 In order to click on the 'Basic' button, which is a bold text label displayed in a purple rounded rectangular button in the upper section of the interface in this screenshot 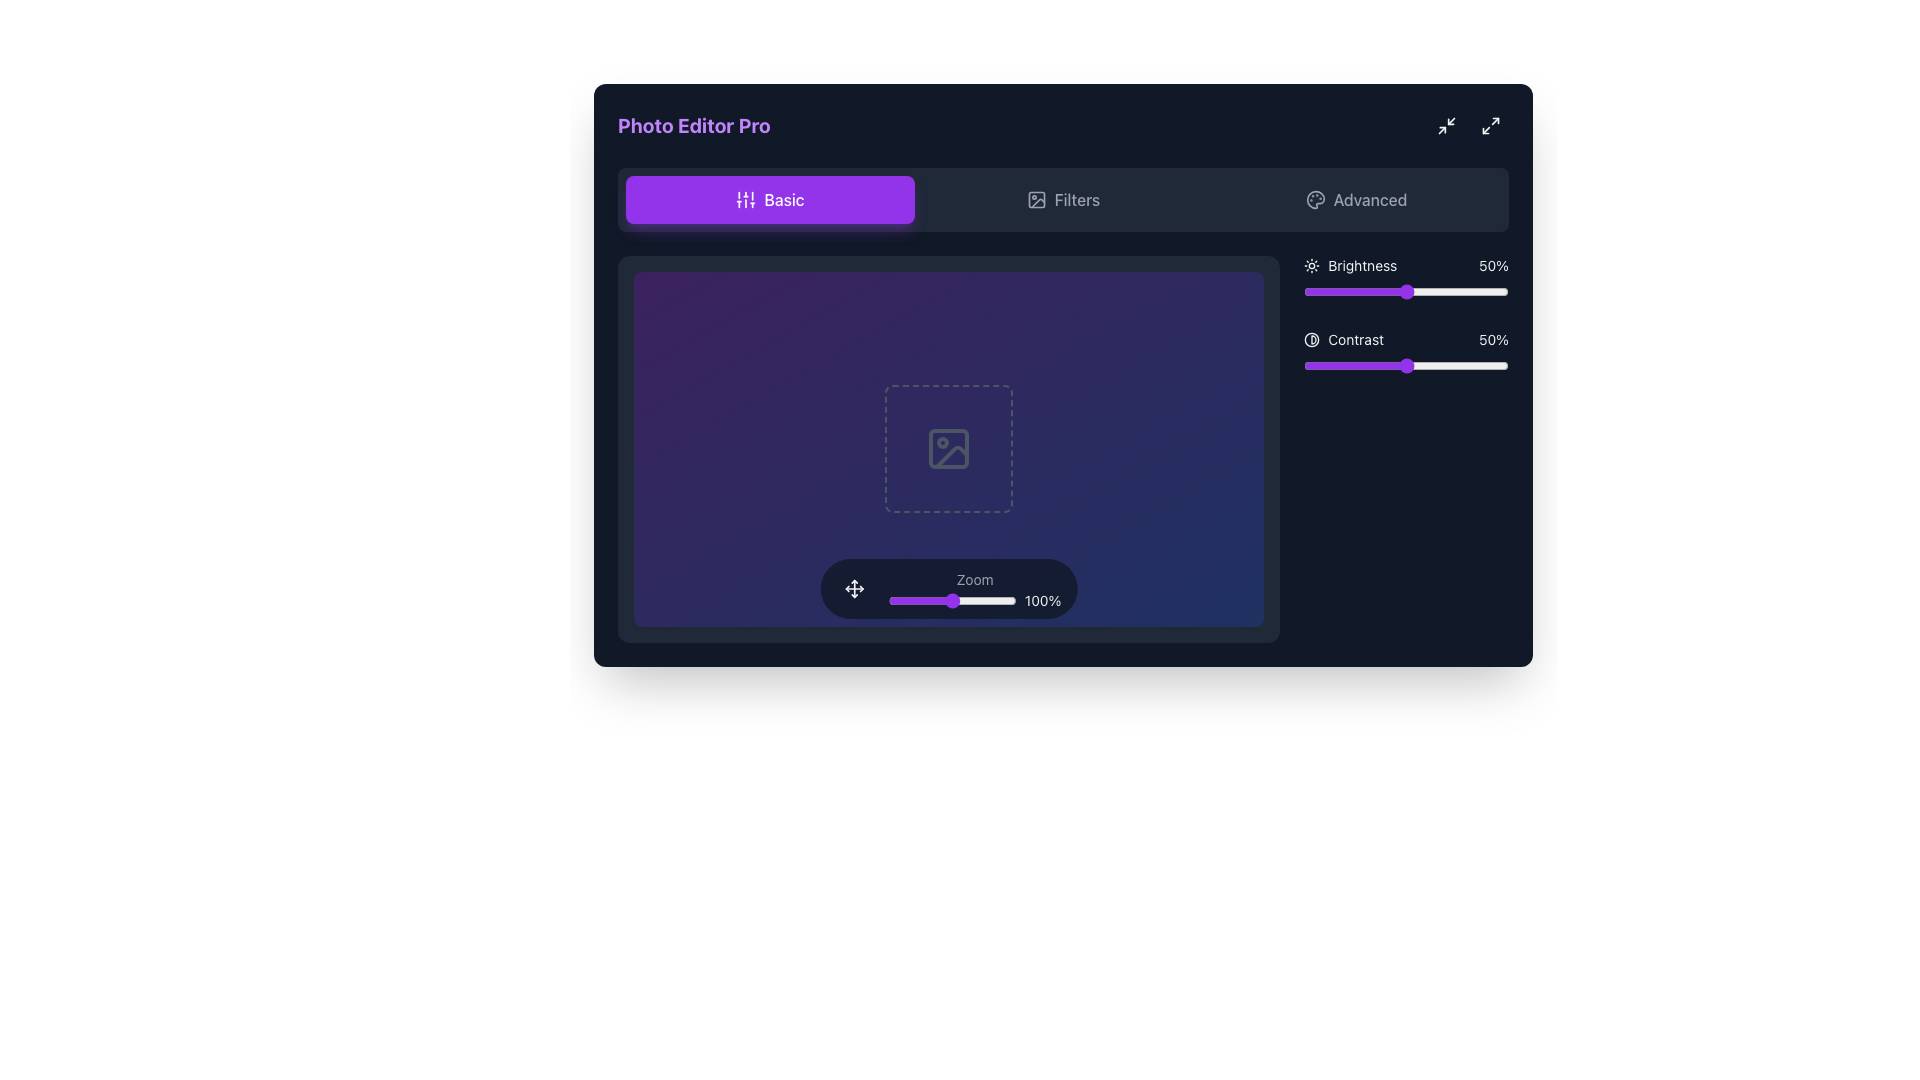, I will do `click(782, 200)`.